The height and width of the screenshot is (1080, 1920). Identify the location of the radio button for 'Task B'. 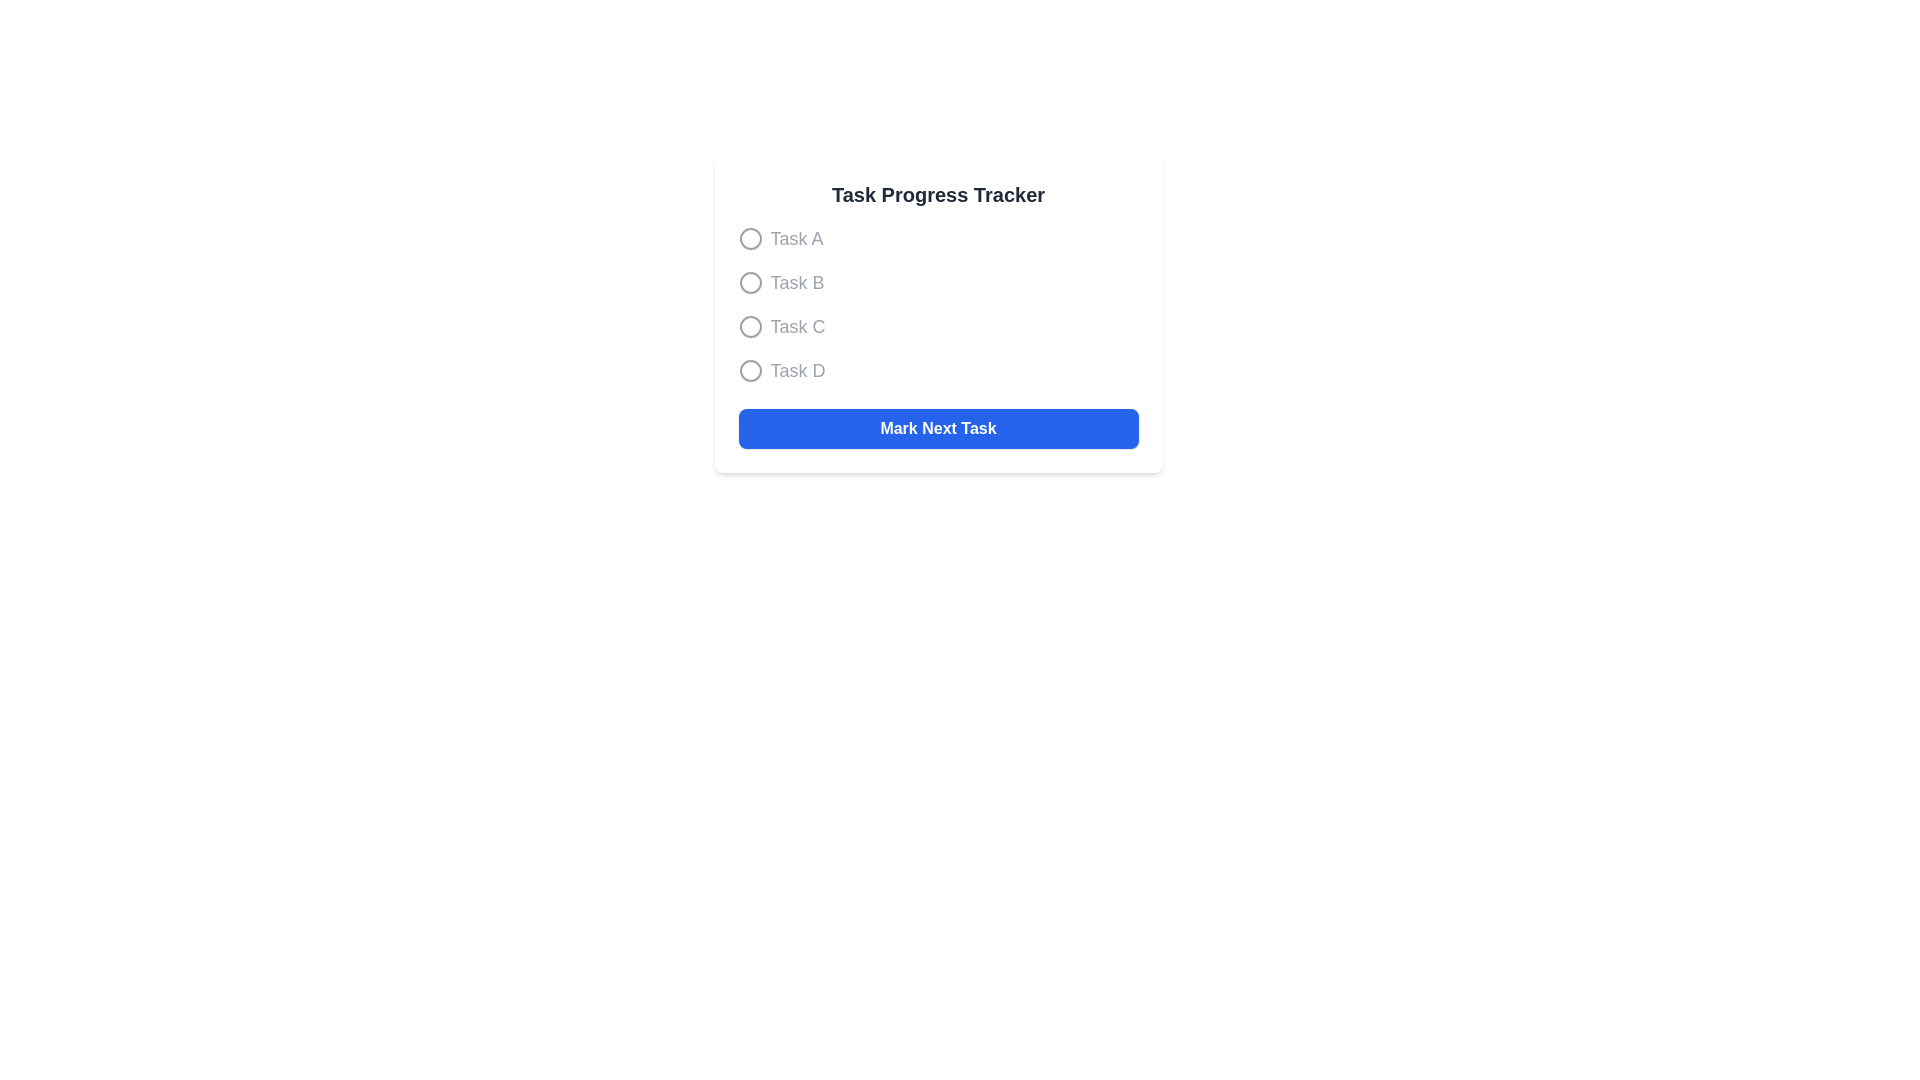
(937, 282).